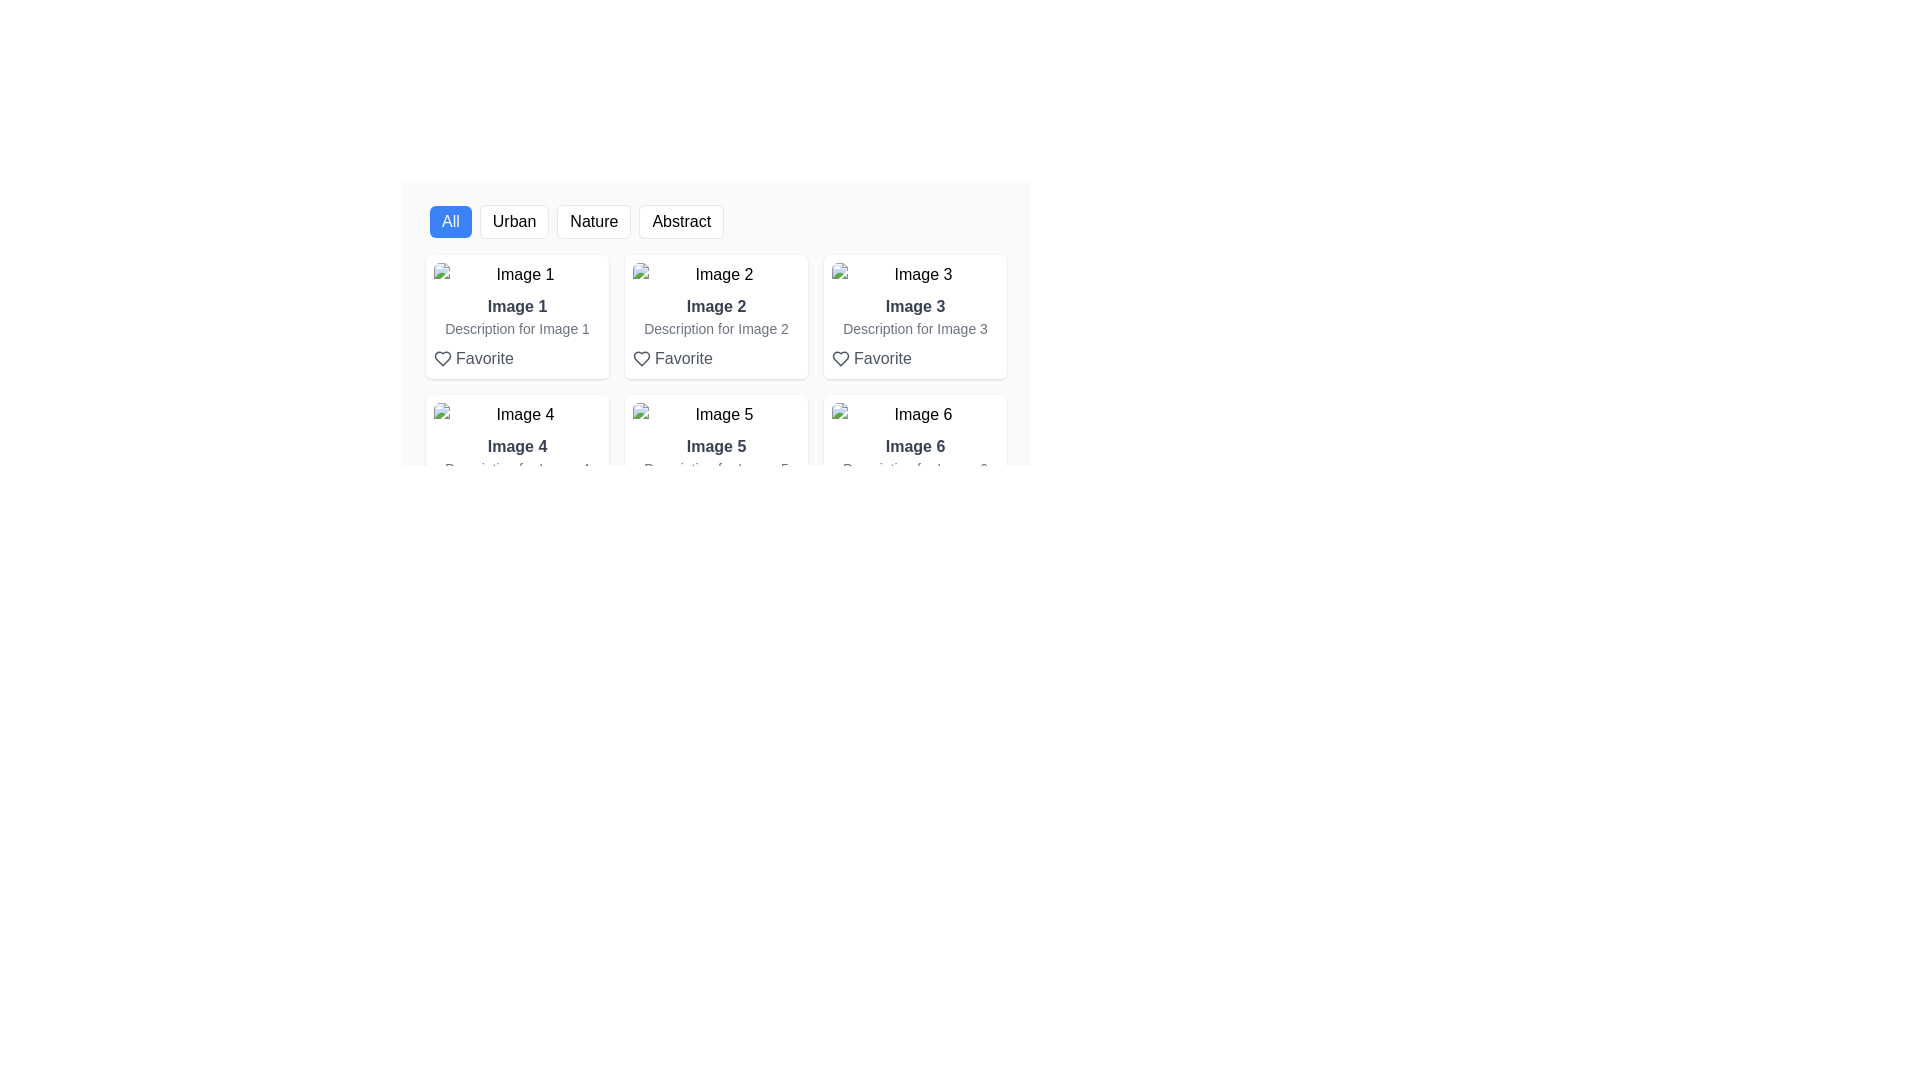 The width and height of the screenshot is (1920, 1080). Describe the element at coordinates (642, 497) in the screenshot. I see `the heart-shaped icon located at the bottom-left corner of the card corresponding` at that location.